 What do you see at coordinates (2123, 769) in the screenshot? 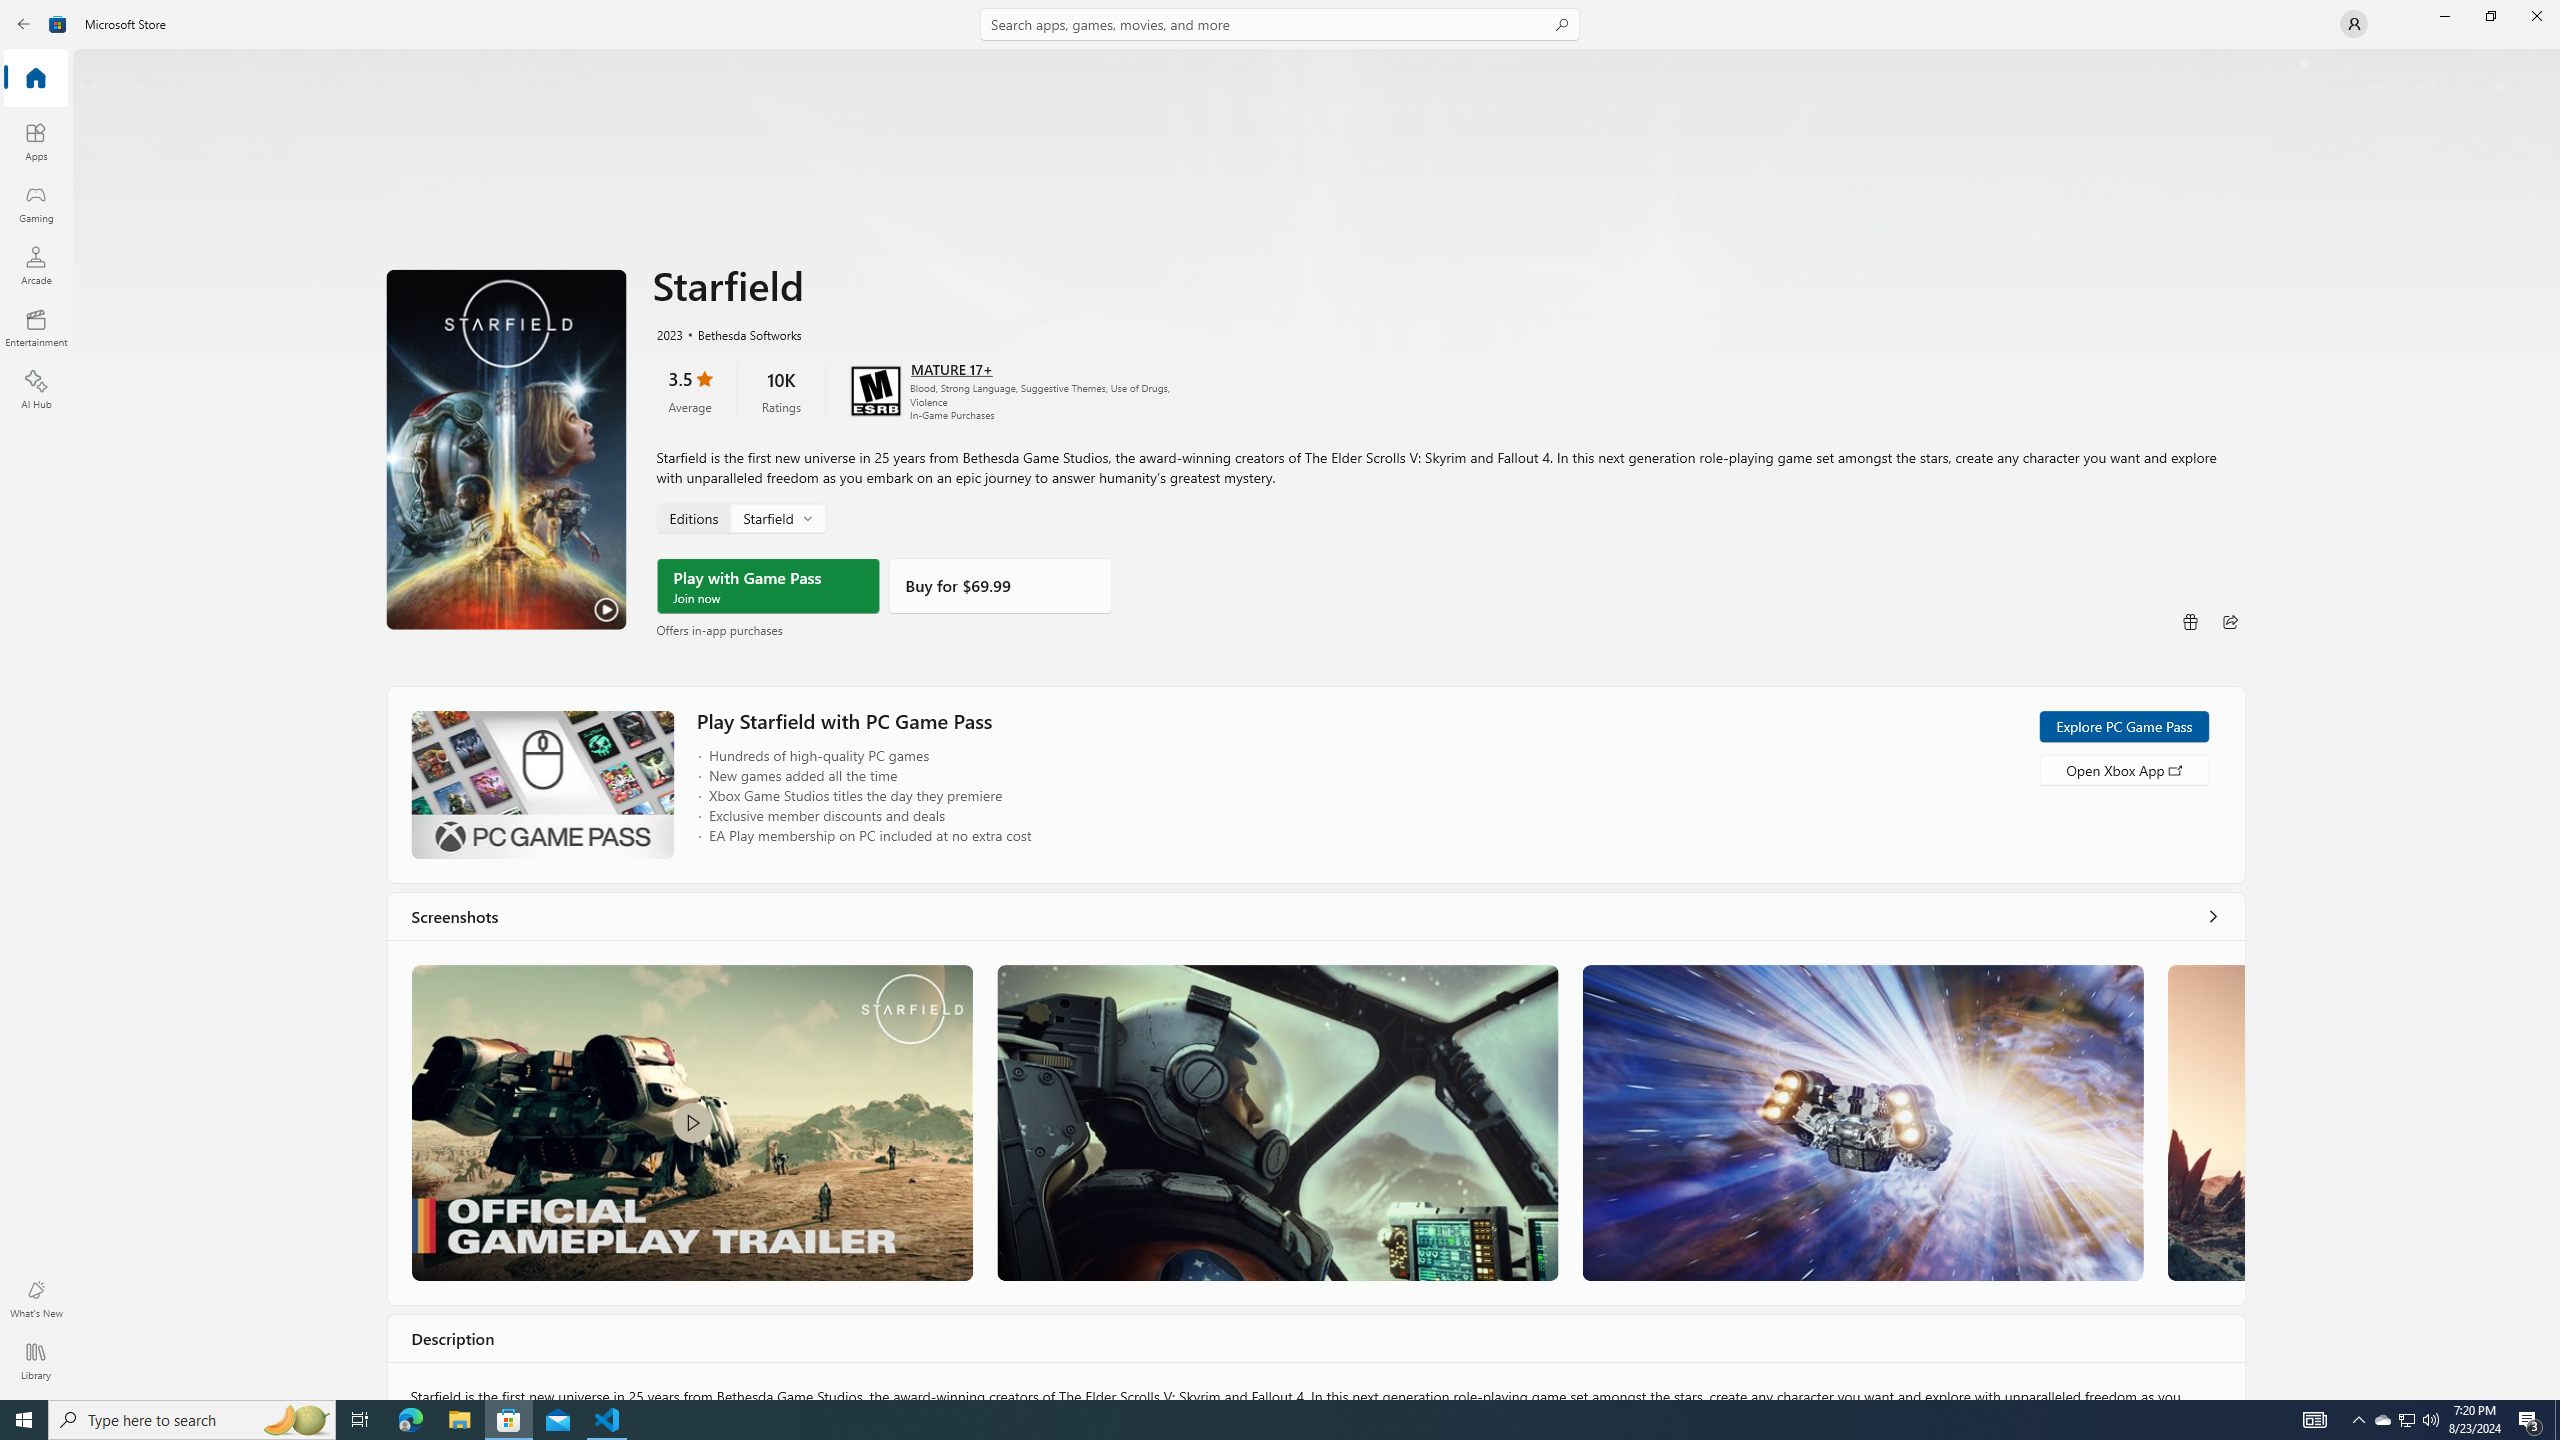
I see `'Open Xbox App'` at bounding box center [2123, 769].